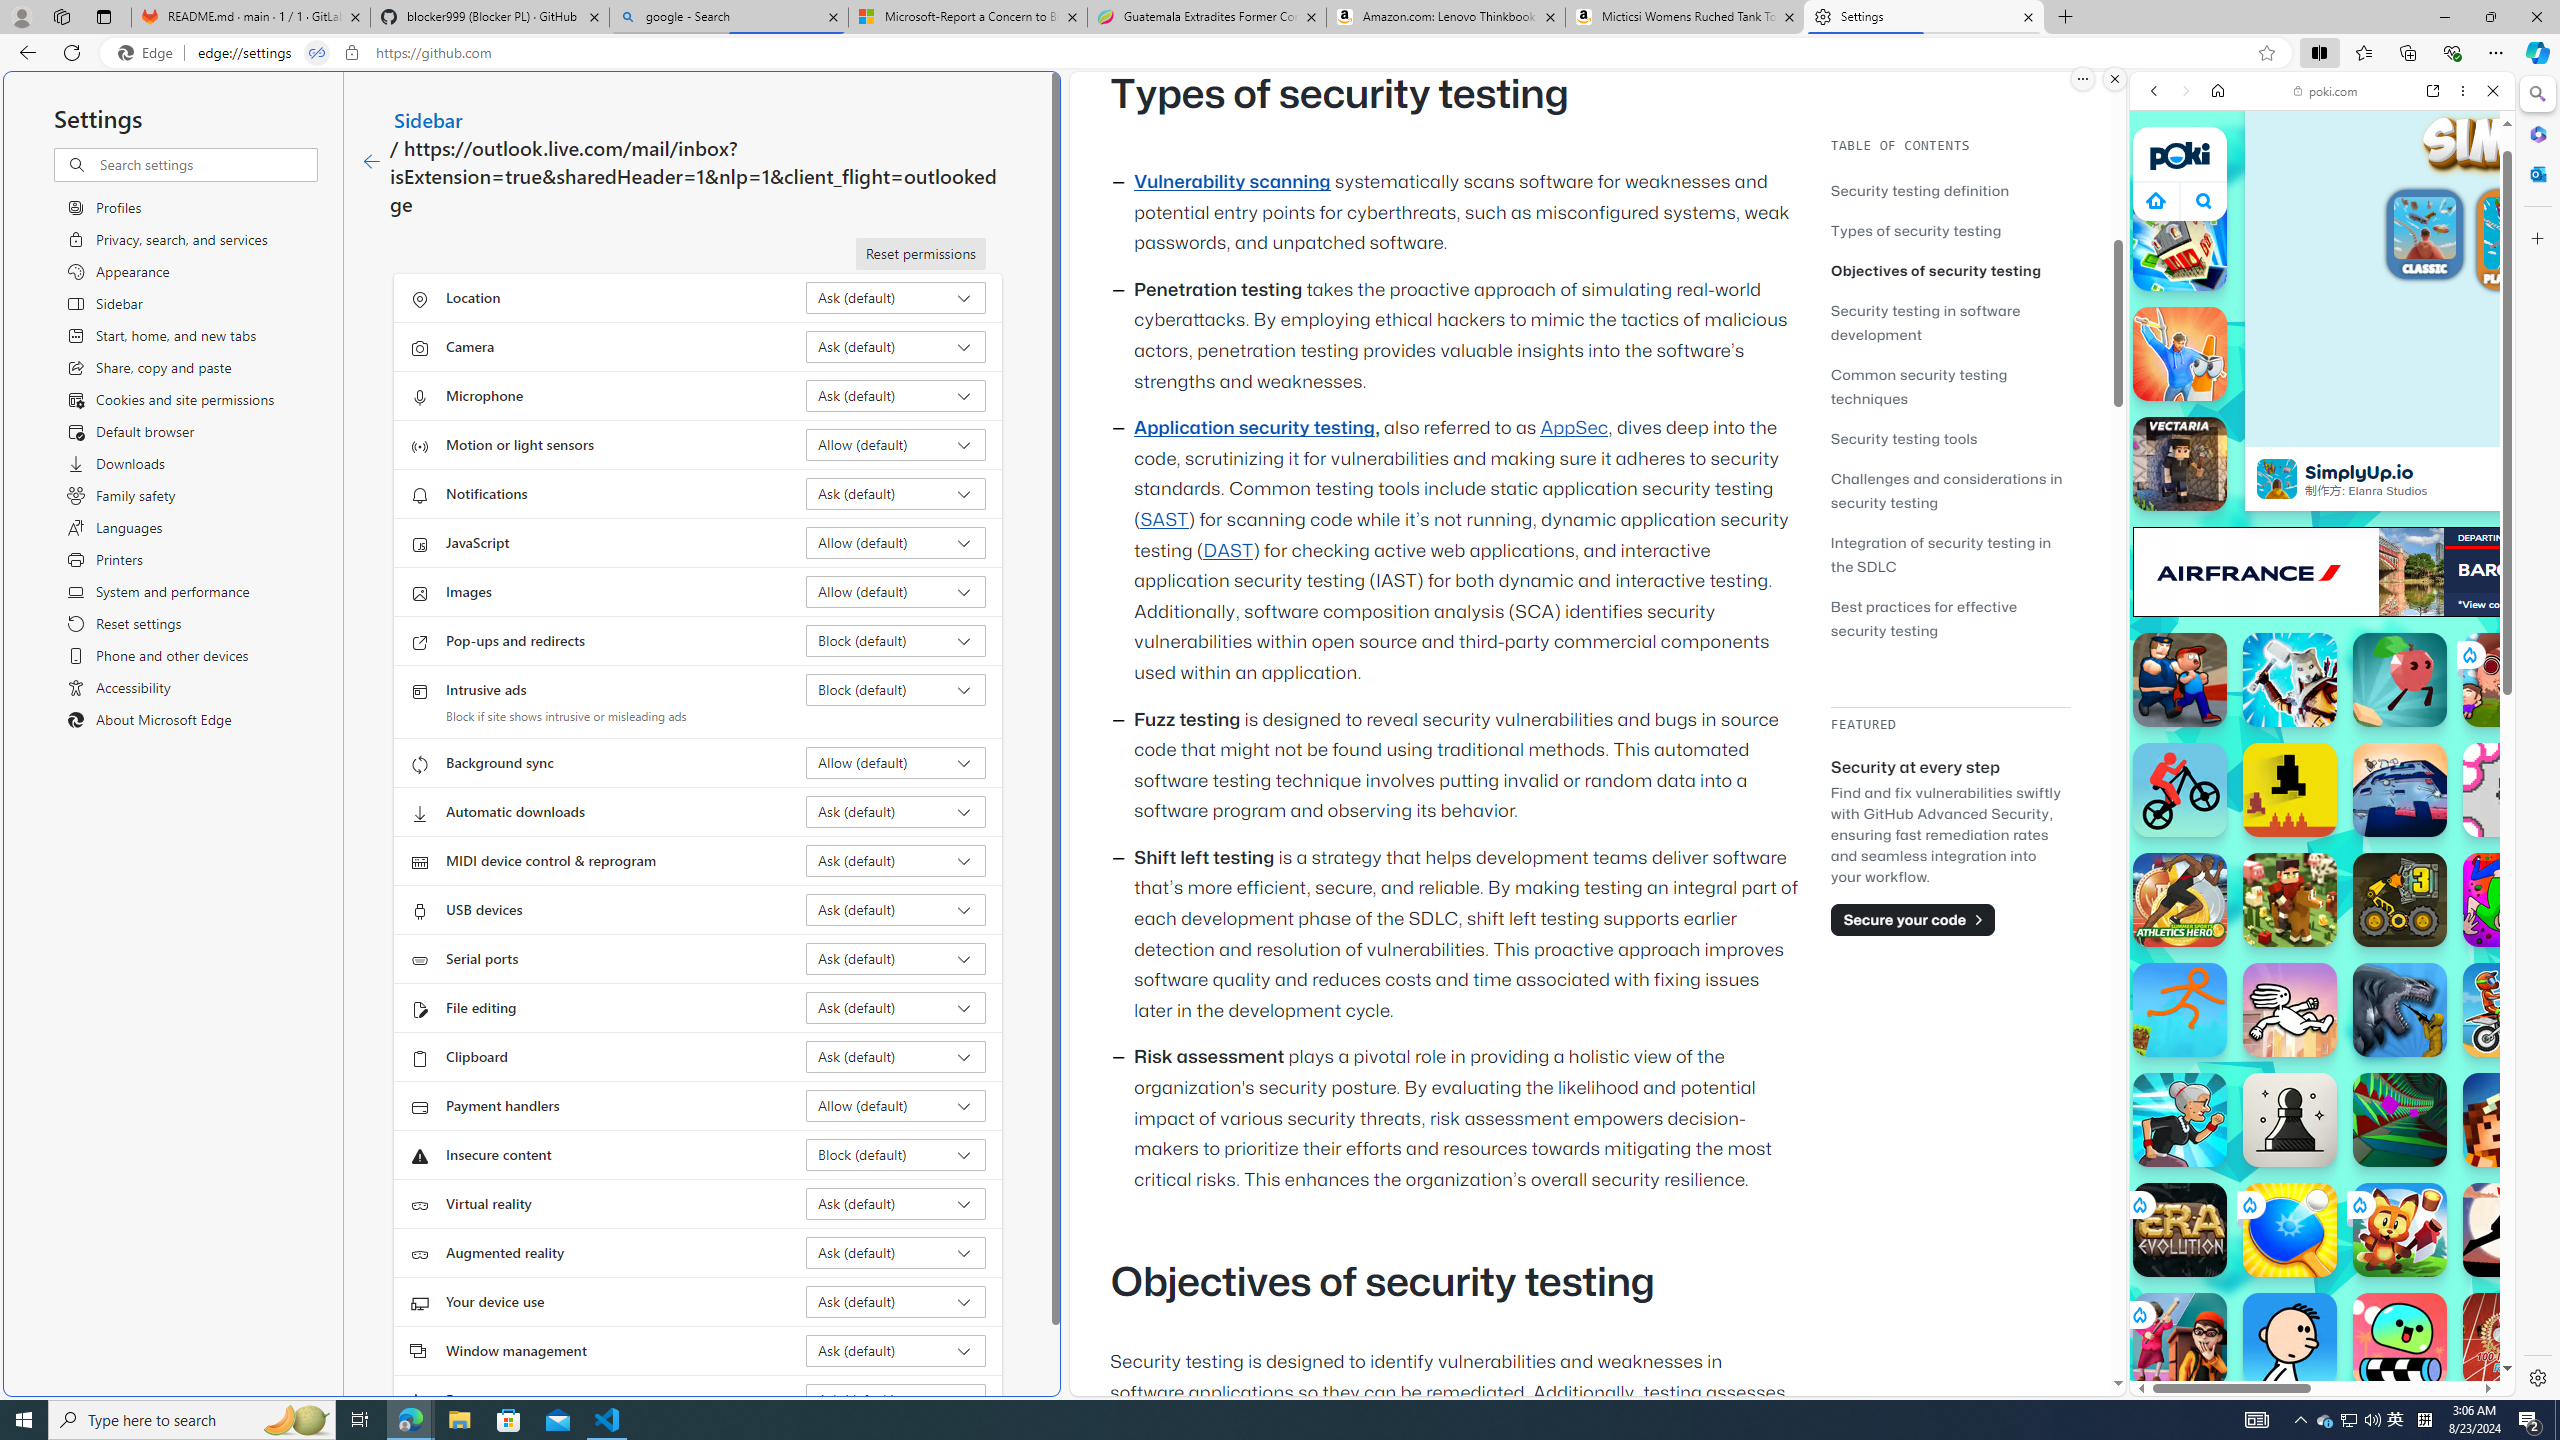 Image resolution: width=2560 pixels, height=1440 pixels. What do you see at coordinates (1949, 321) in the screenshot?
I see `'Security testing in software development'` at bounding box center [1949, 321].